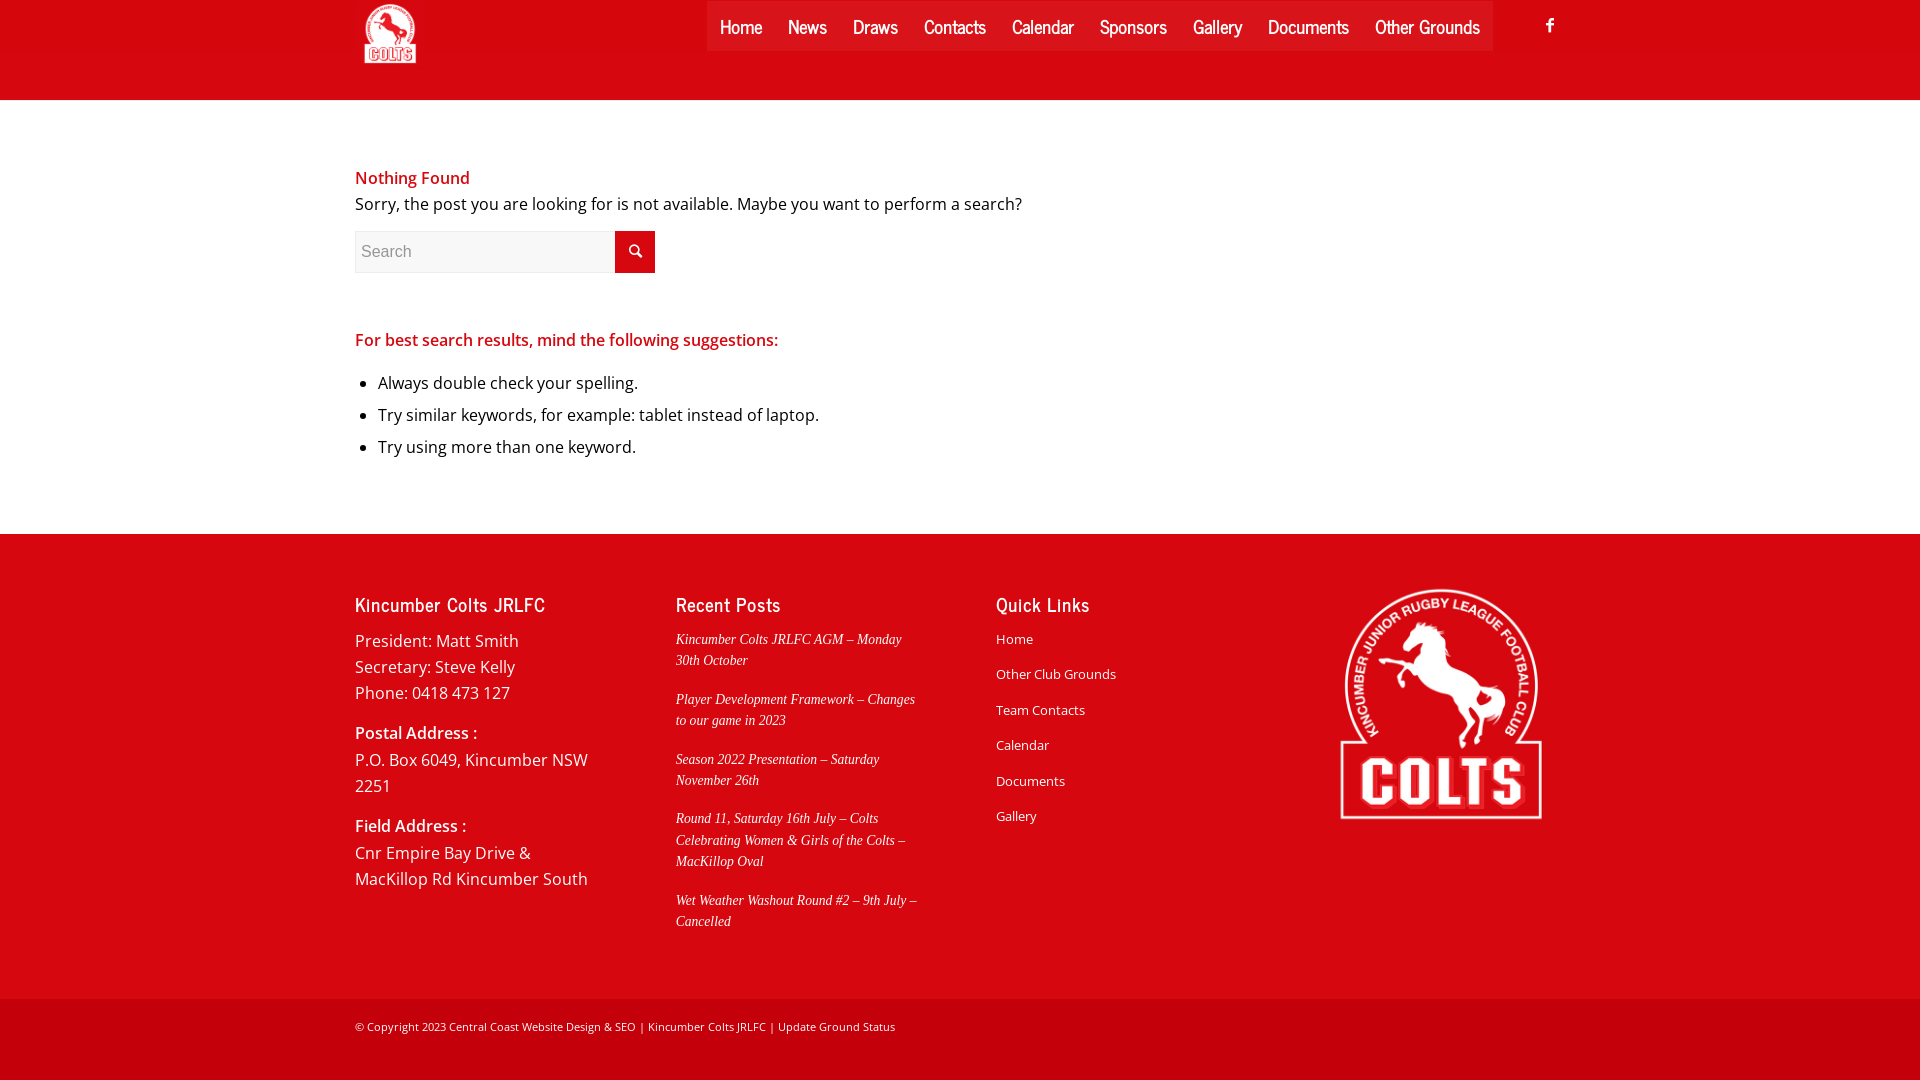 This screenshot has height=1080, width=1920. What do you see at coordinates (910, 26) in the screenshot?
I see `'Contacts'` at bounding box center [910, 26].